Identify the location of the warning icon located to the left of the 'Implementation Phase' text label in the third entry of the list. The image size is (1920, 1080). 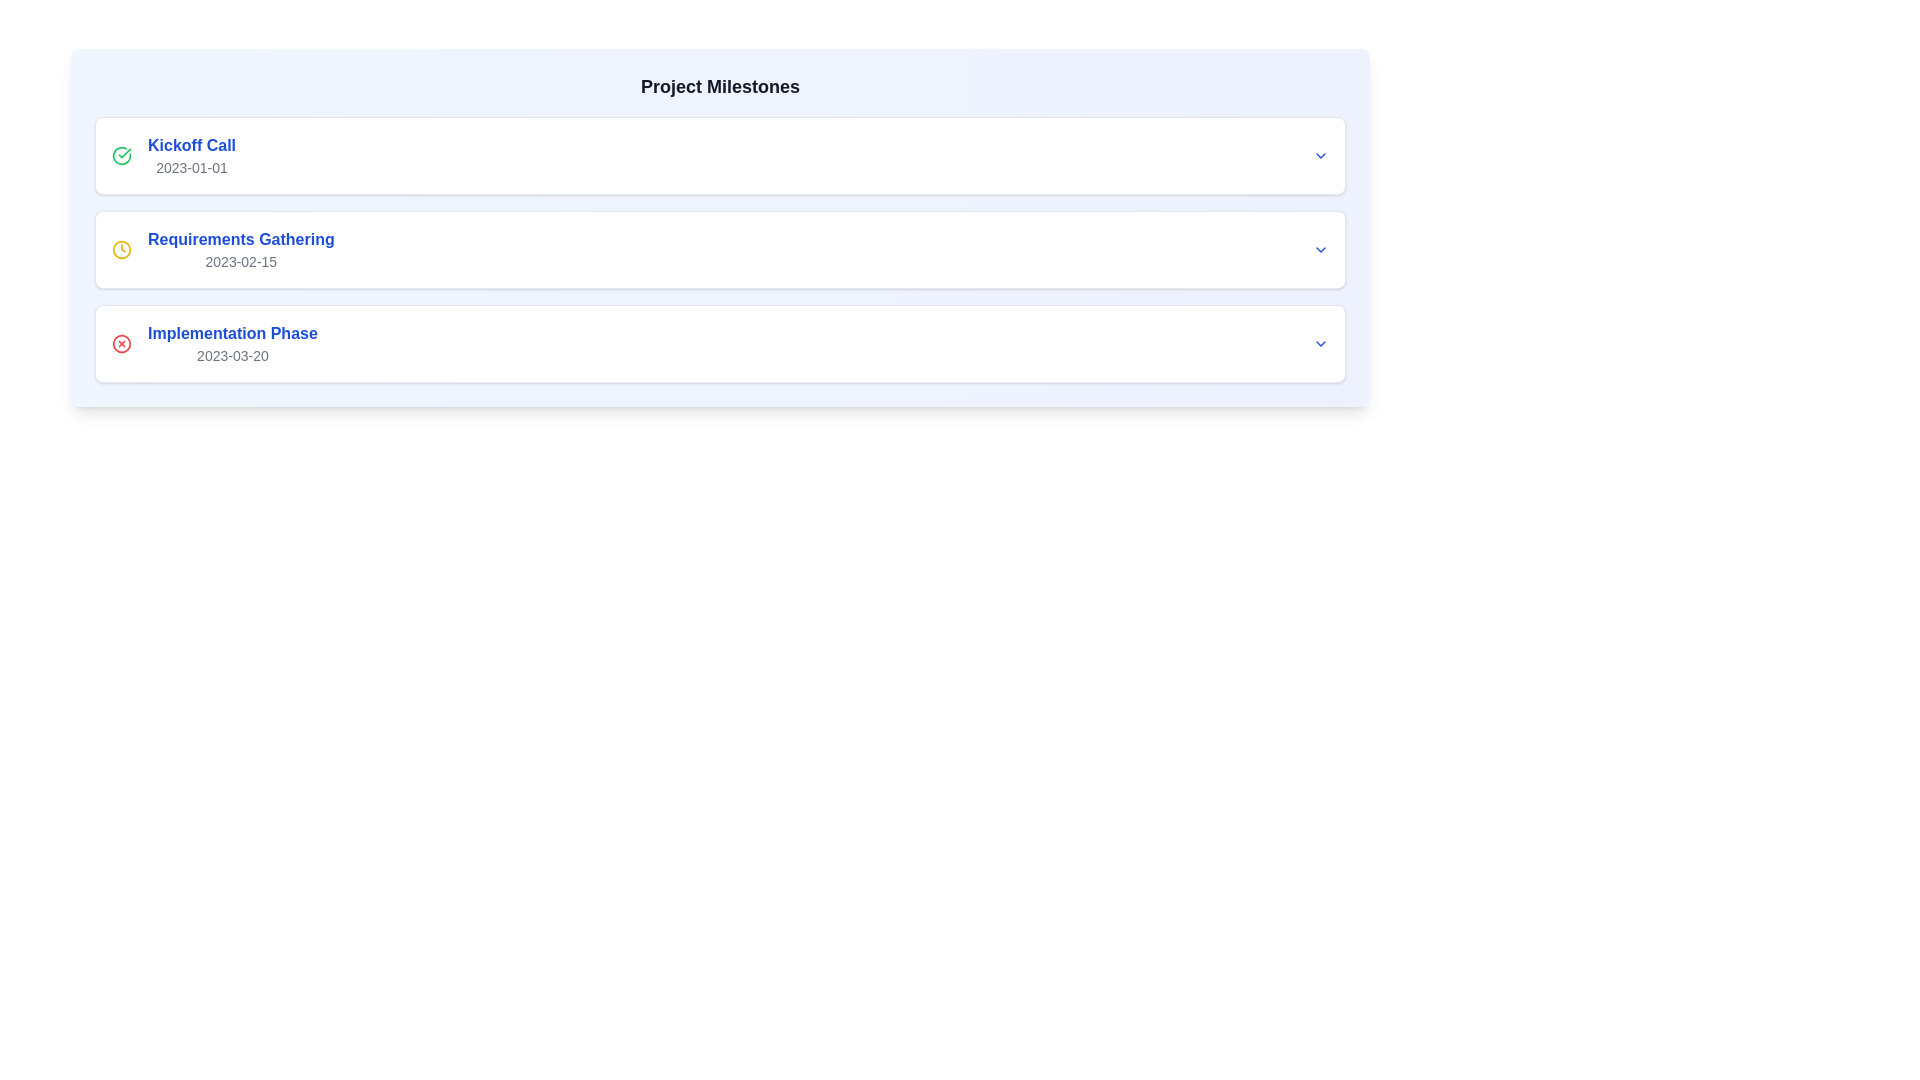
(120, 342).